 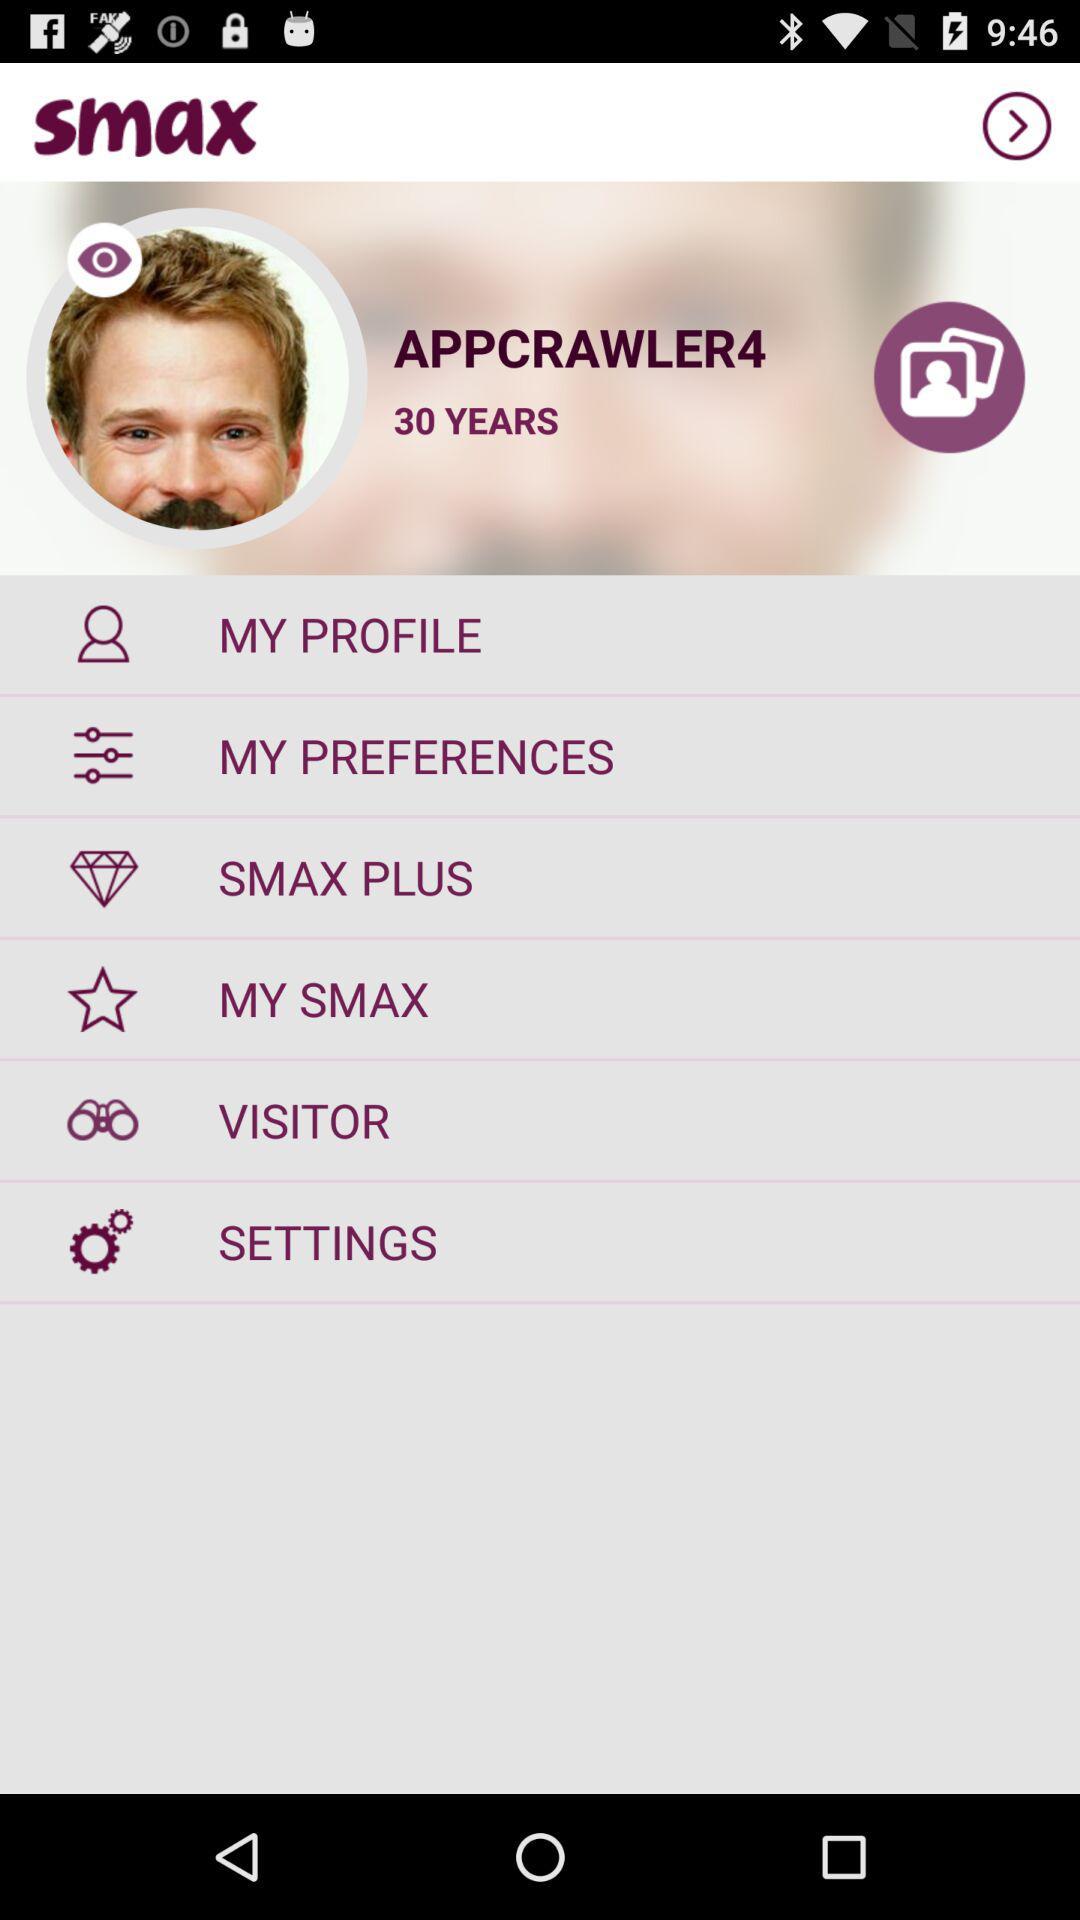 I want to click on the app above 30 years icon, so click(x=605, y=346).